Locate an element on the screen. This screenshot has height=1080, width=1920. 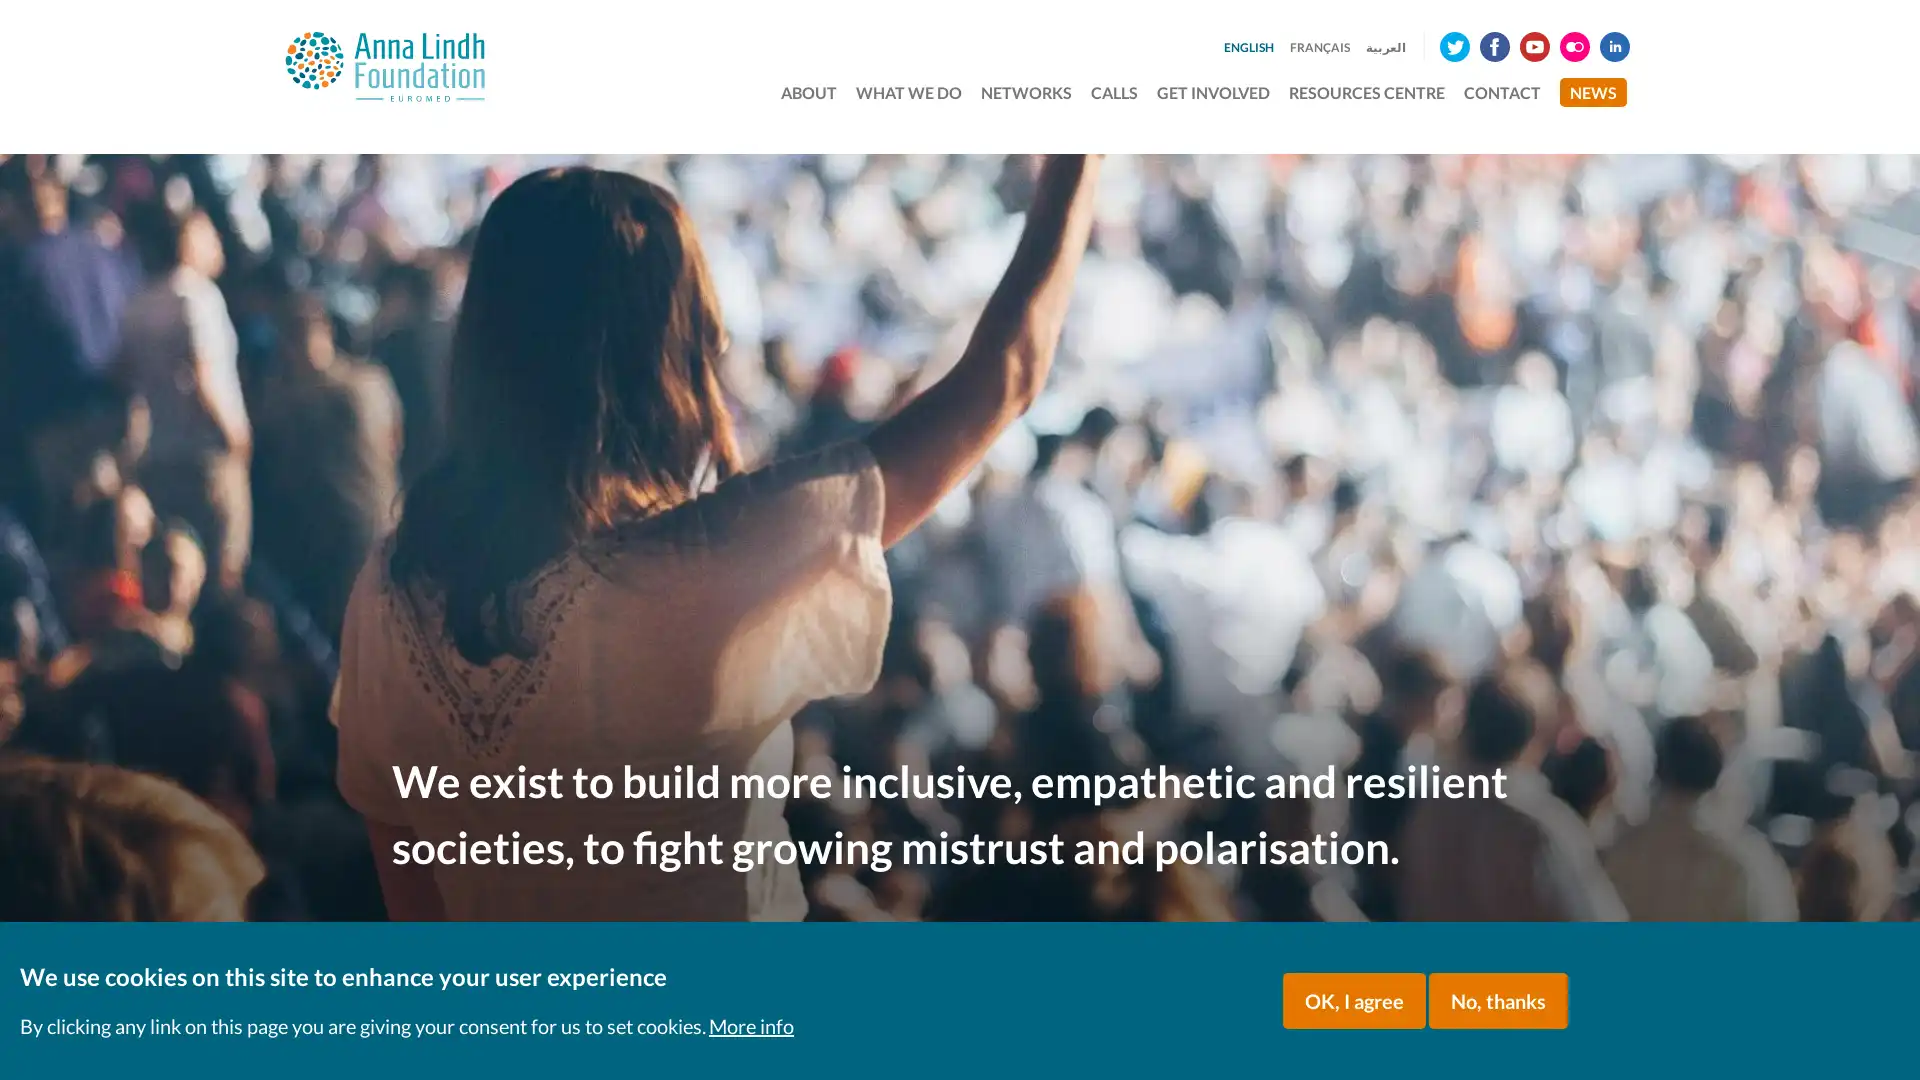
More info is located at coordinates (750, 1026).